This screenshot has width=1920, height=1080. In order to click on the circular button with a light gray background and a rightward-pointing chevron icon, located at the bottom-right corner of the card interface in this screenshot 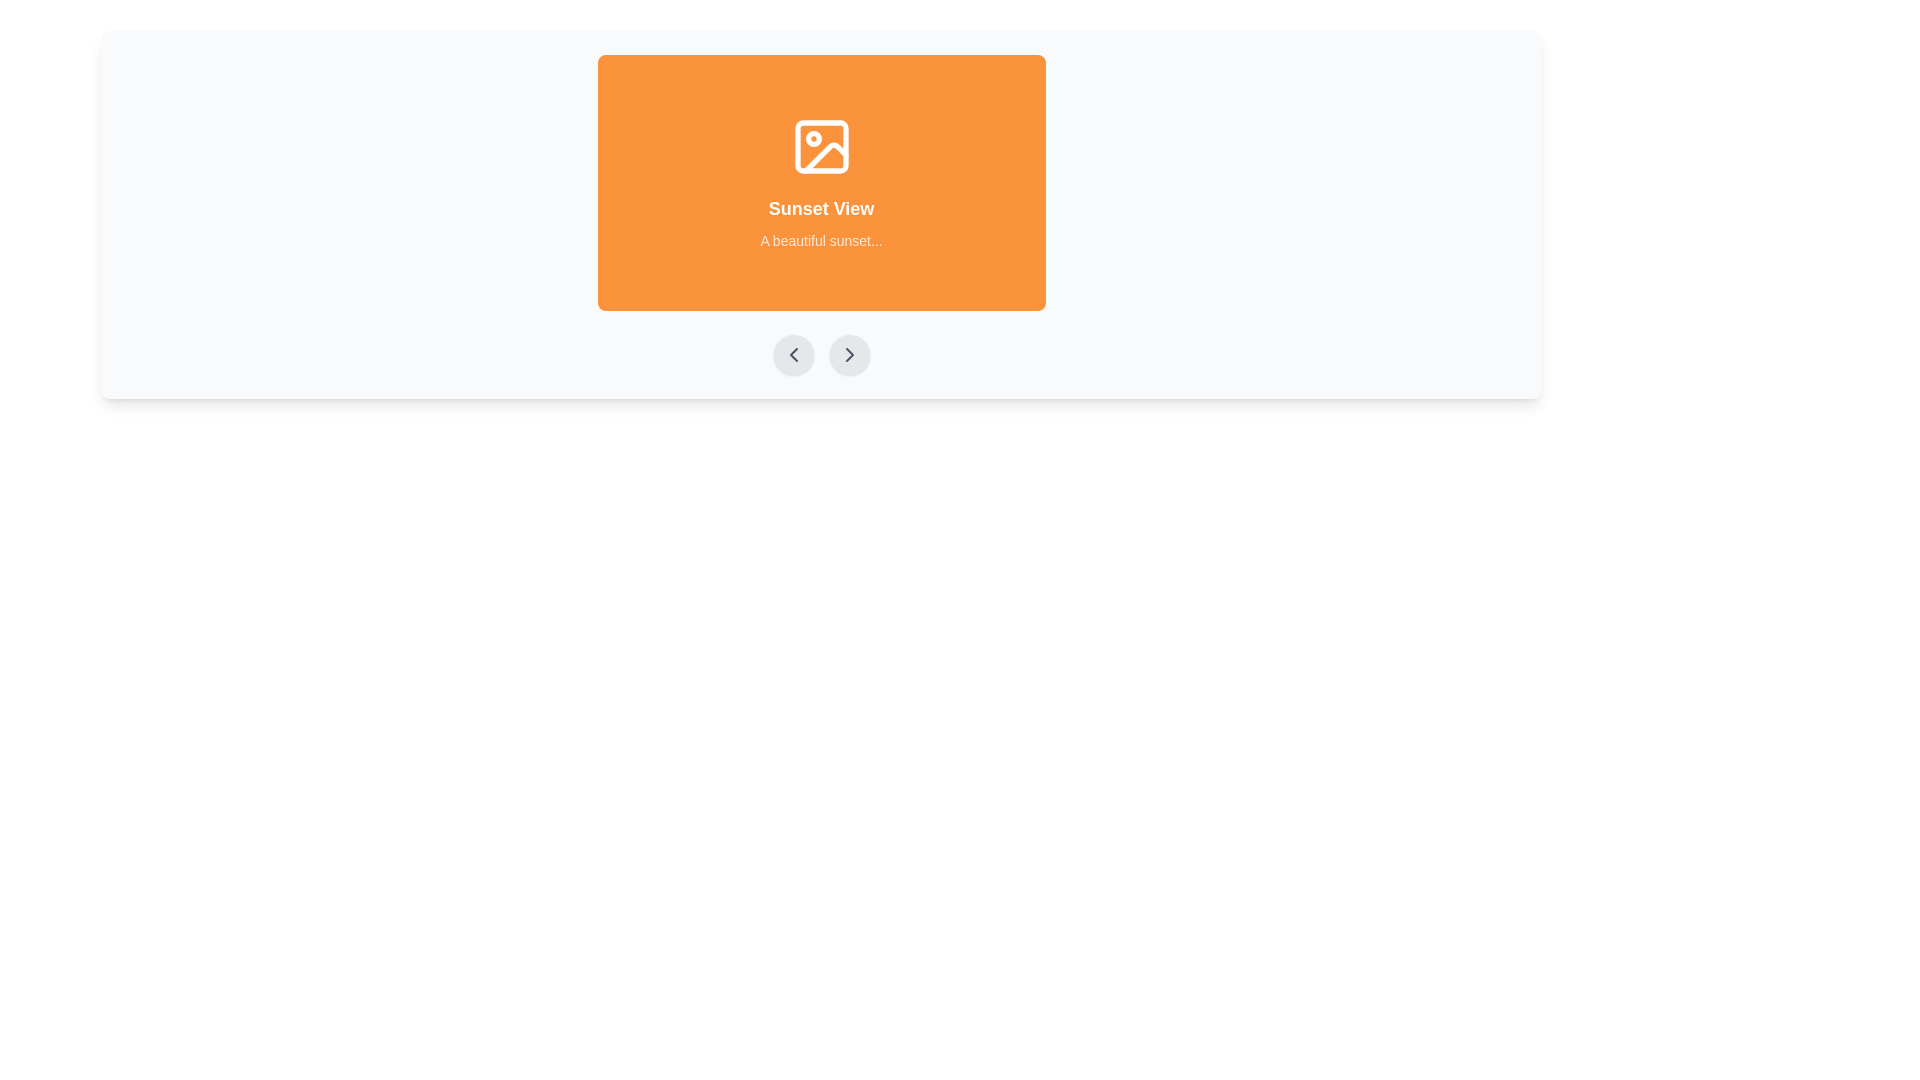, I will do `click(849, 353)`.